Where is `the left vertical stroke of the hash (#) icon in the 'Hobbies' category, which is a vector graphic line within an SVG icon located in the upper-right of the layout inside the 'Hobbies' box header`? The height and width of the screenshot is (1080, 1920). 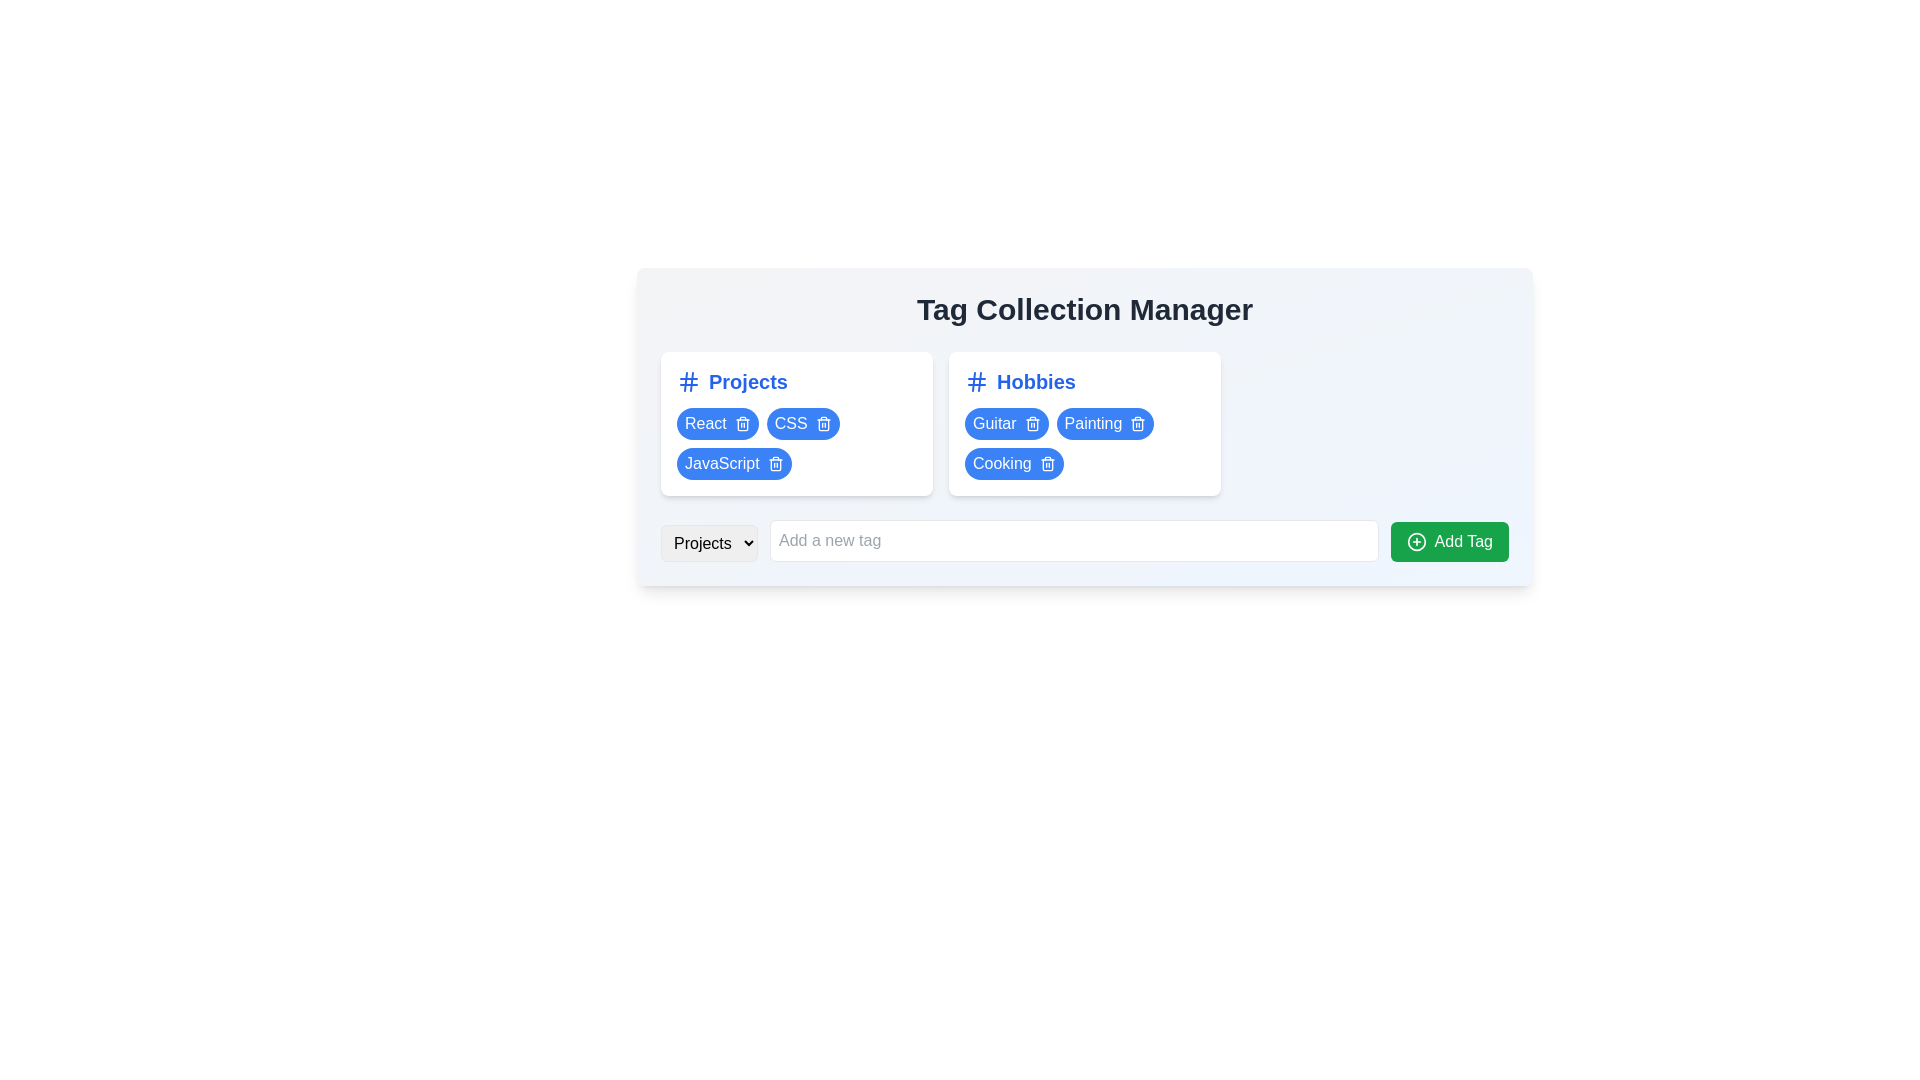 the left vertical stroke of the hash (#) icon in the 'Hobbies' category, which is a vector graphic line within an SVG icon located in the upper-right of the layout inside the 'Hobbies' box header is located at coordinates (974, 381).